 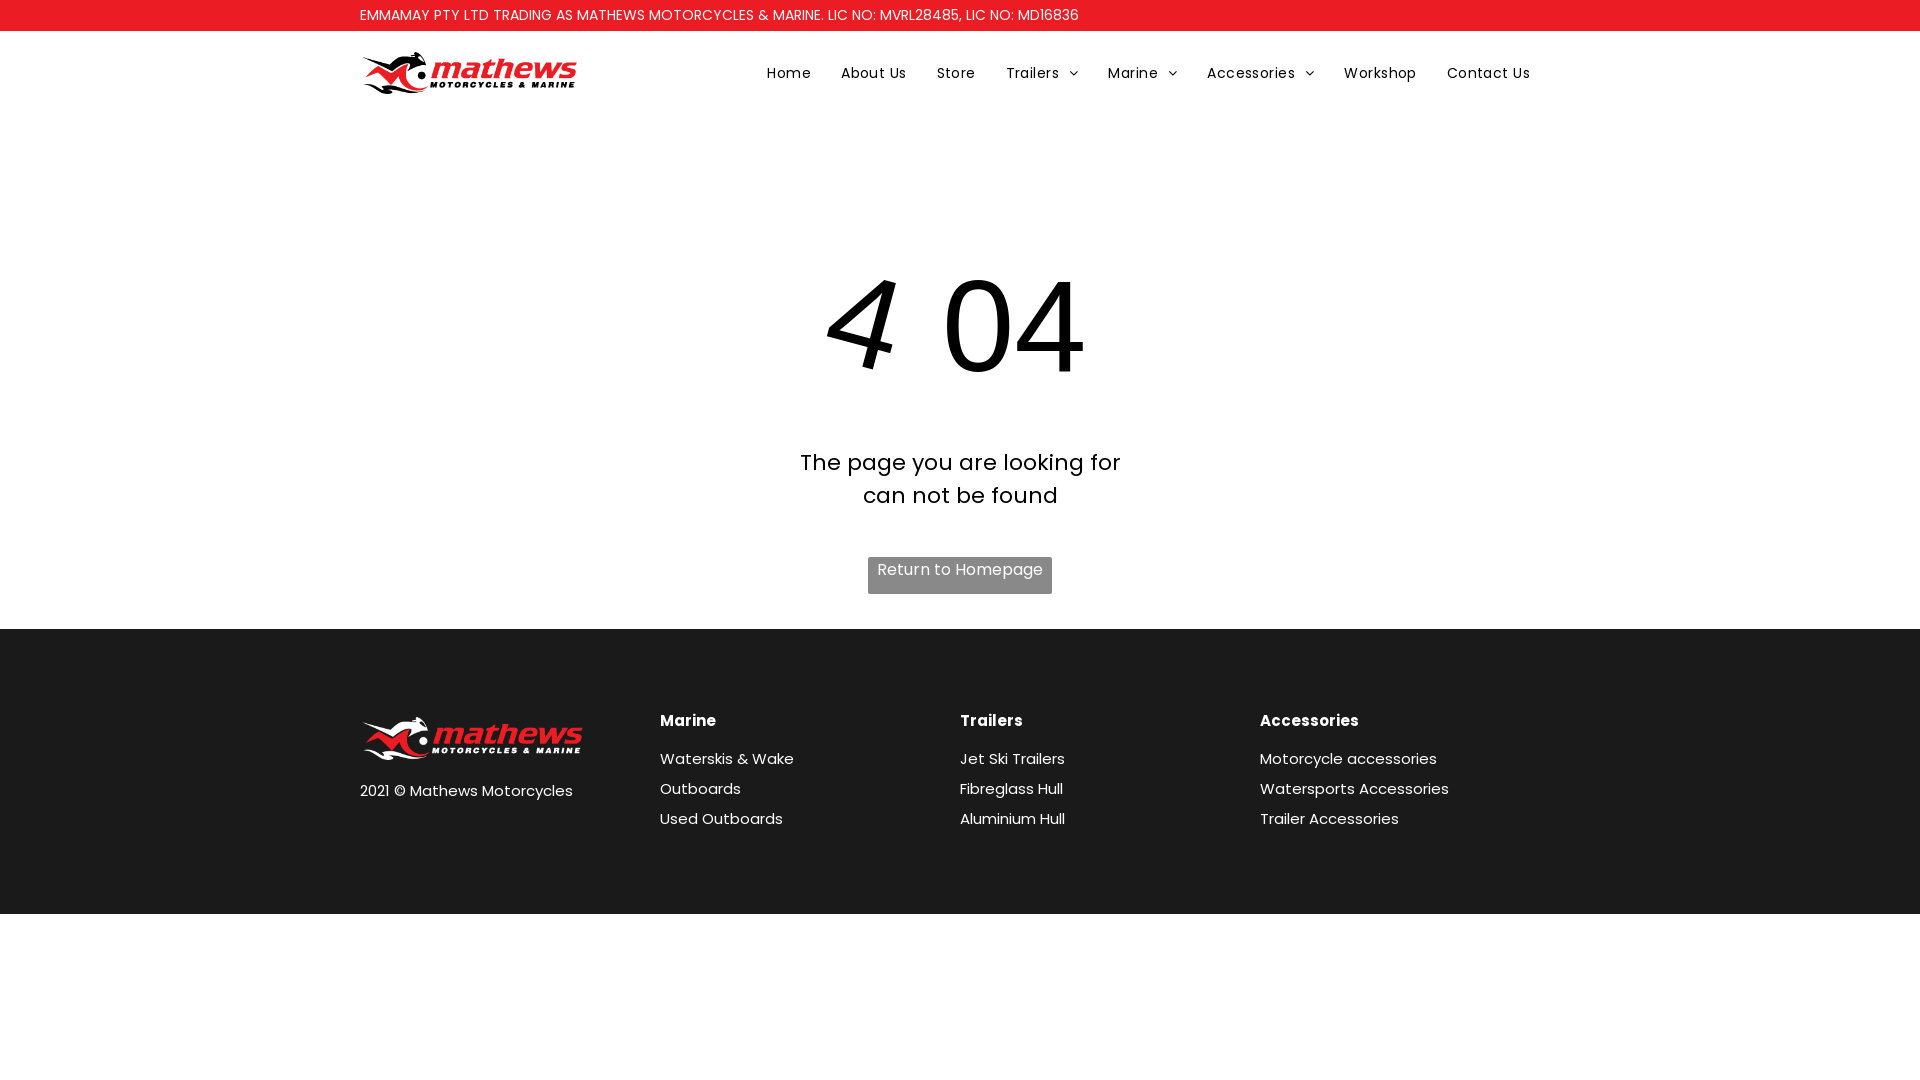 I want to click on 'Workshop', so click(x=1329, y=72).